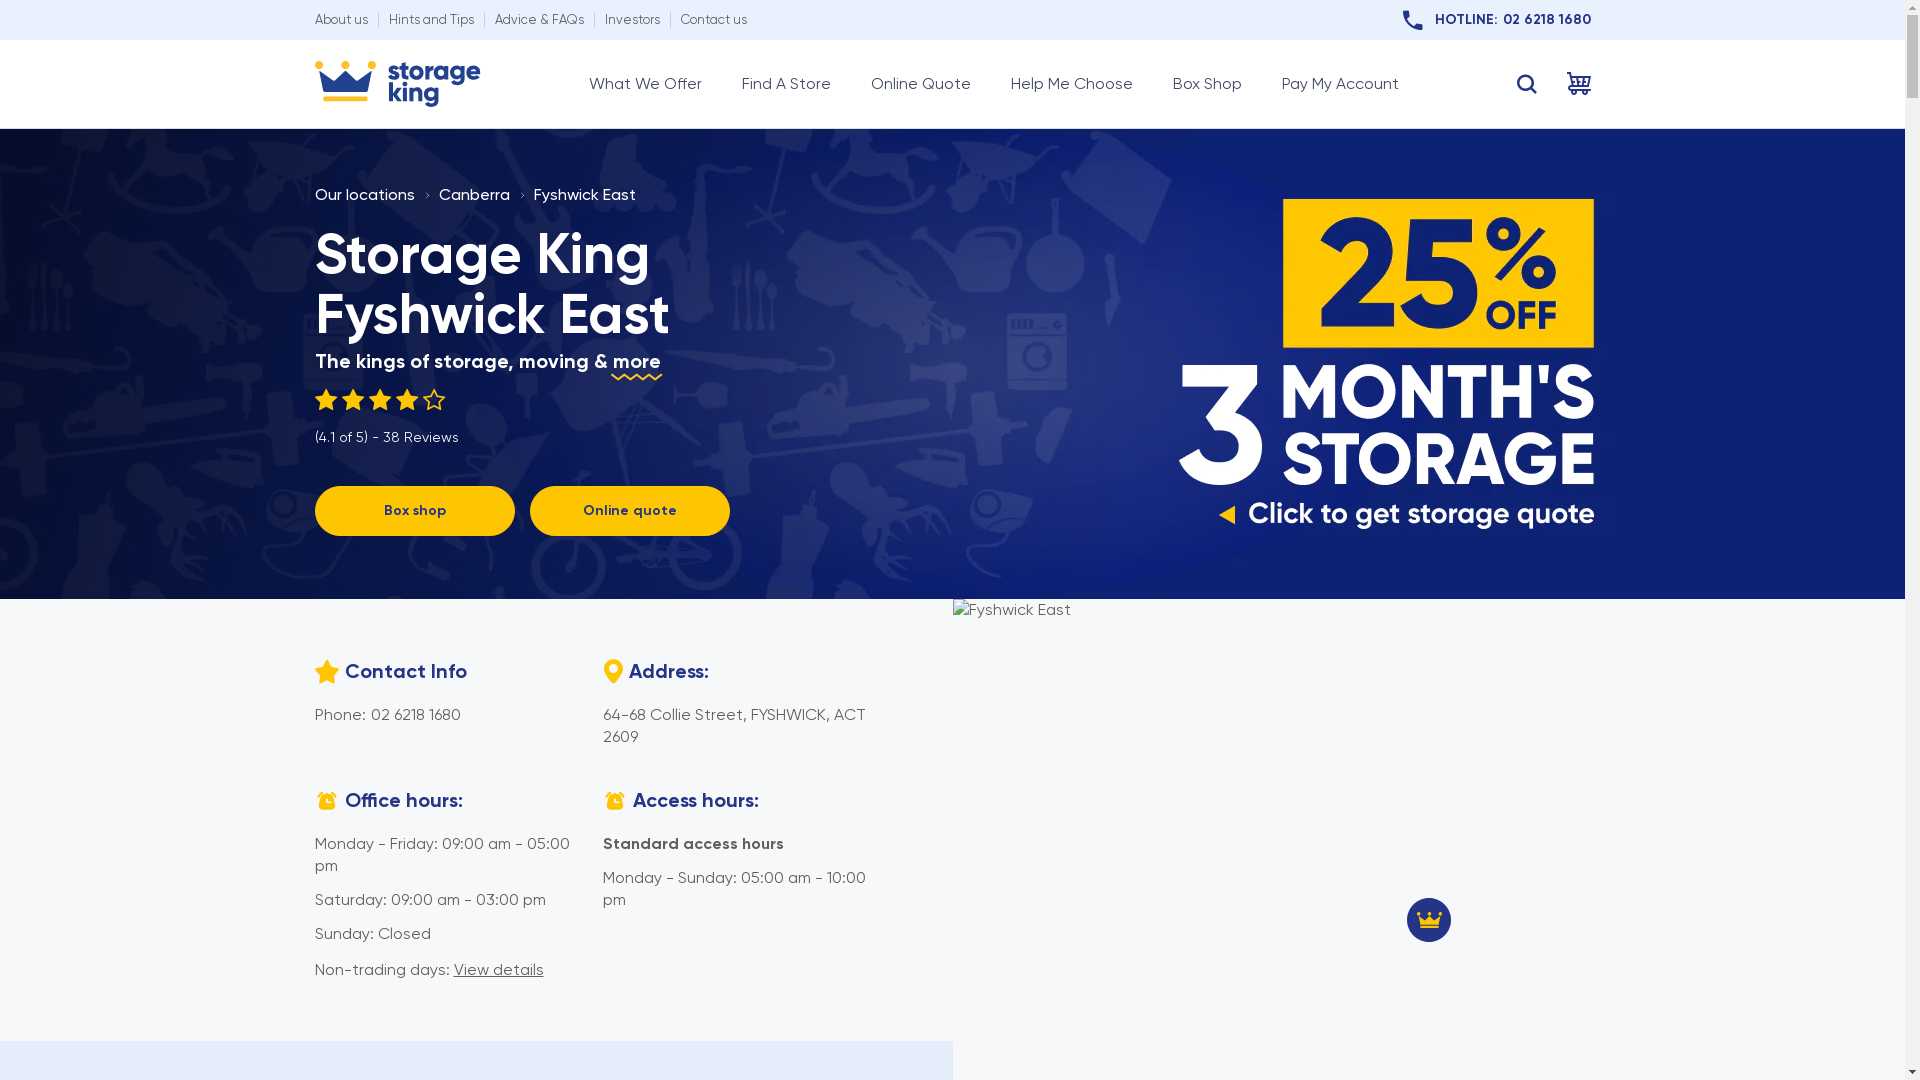 The height and width of the screenshot is (1080, 1920). Describe the element at coordinates (538, 19) in the screenshot. I see `'Advice & FAQs'` at that location.